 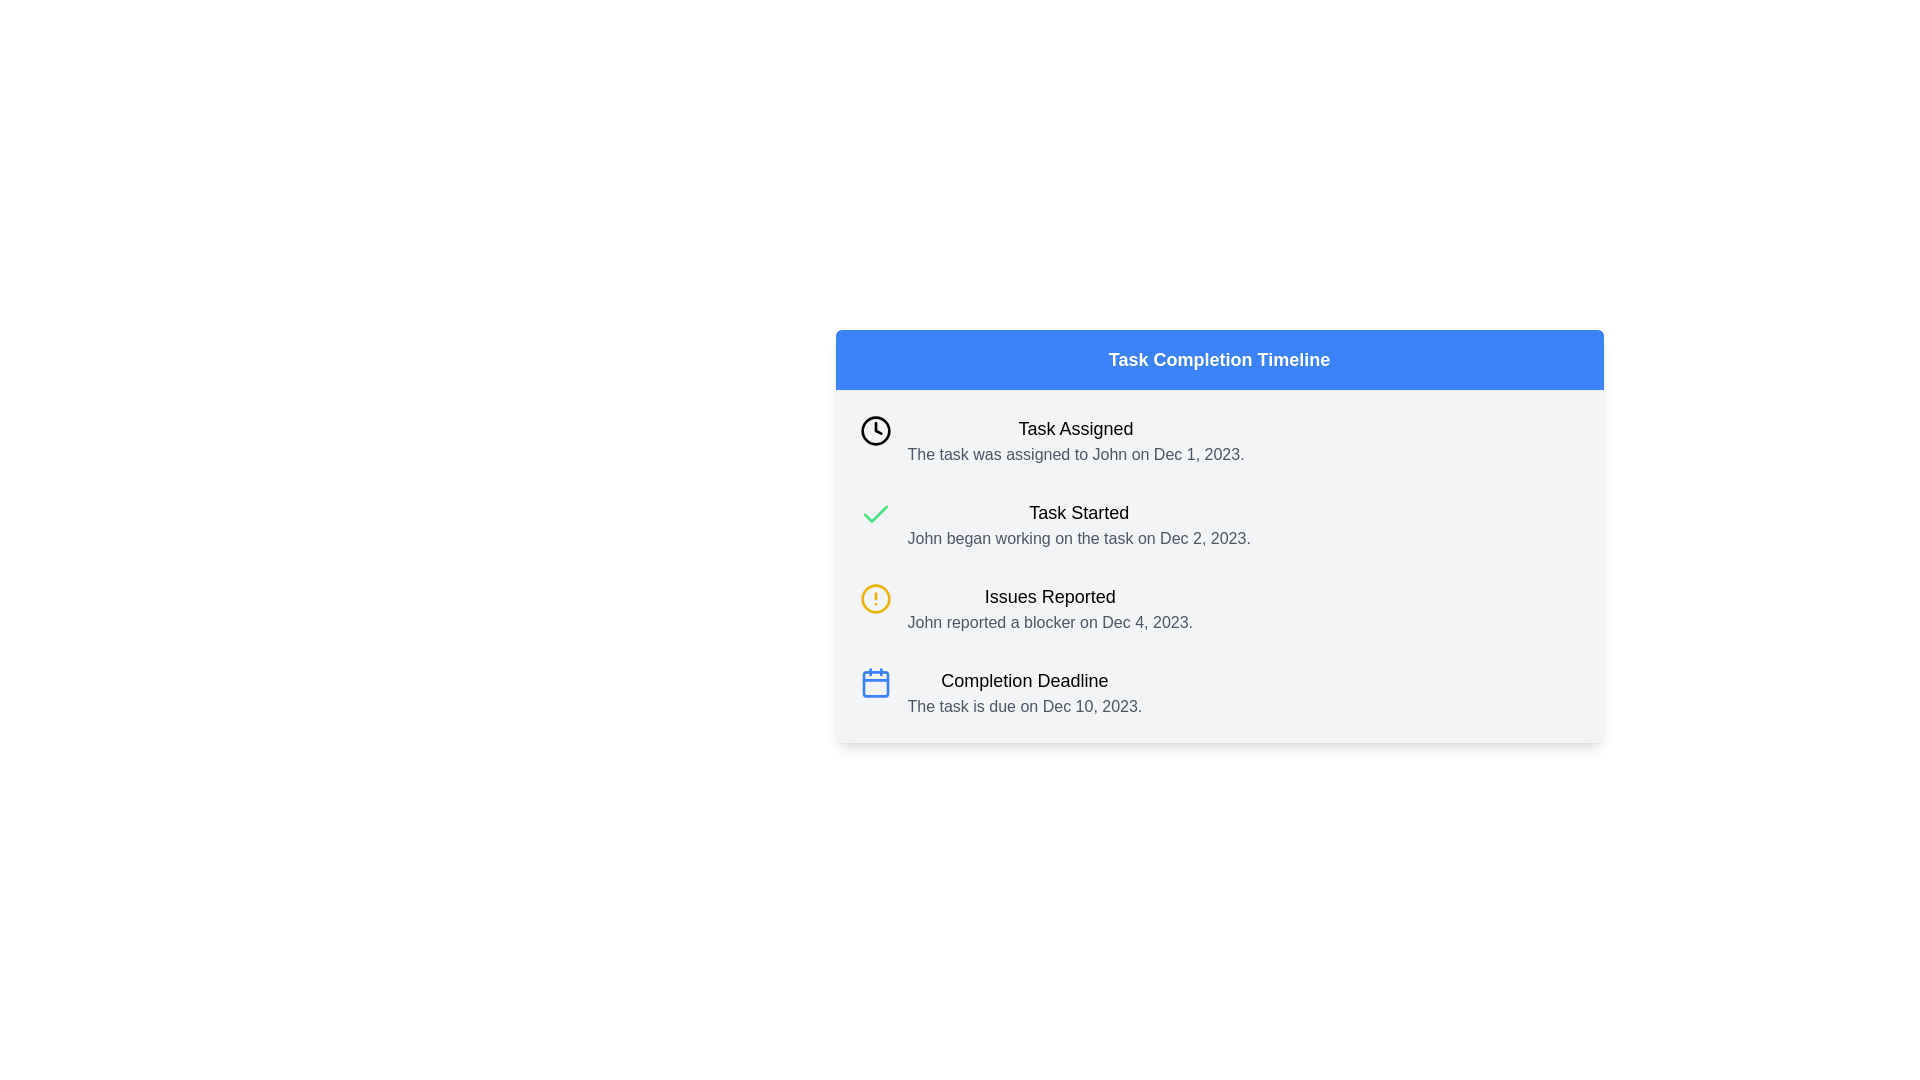 What do you see at coordinates (875, 430) in the screenshot?
I see `the circular clock icon with a black outline in the 'Task Completion Timeline' section, which is left-aligned relative to the text 'Task Assigned'` at bounding box center [875, 430].